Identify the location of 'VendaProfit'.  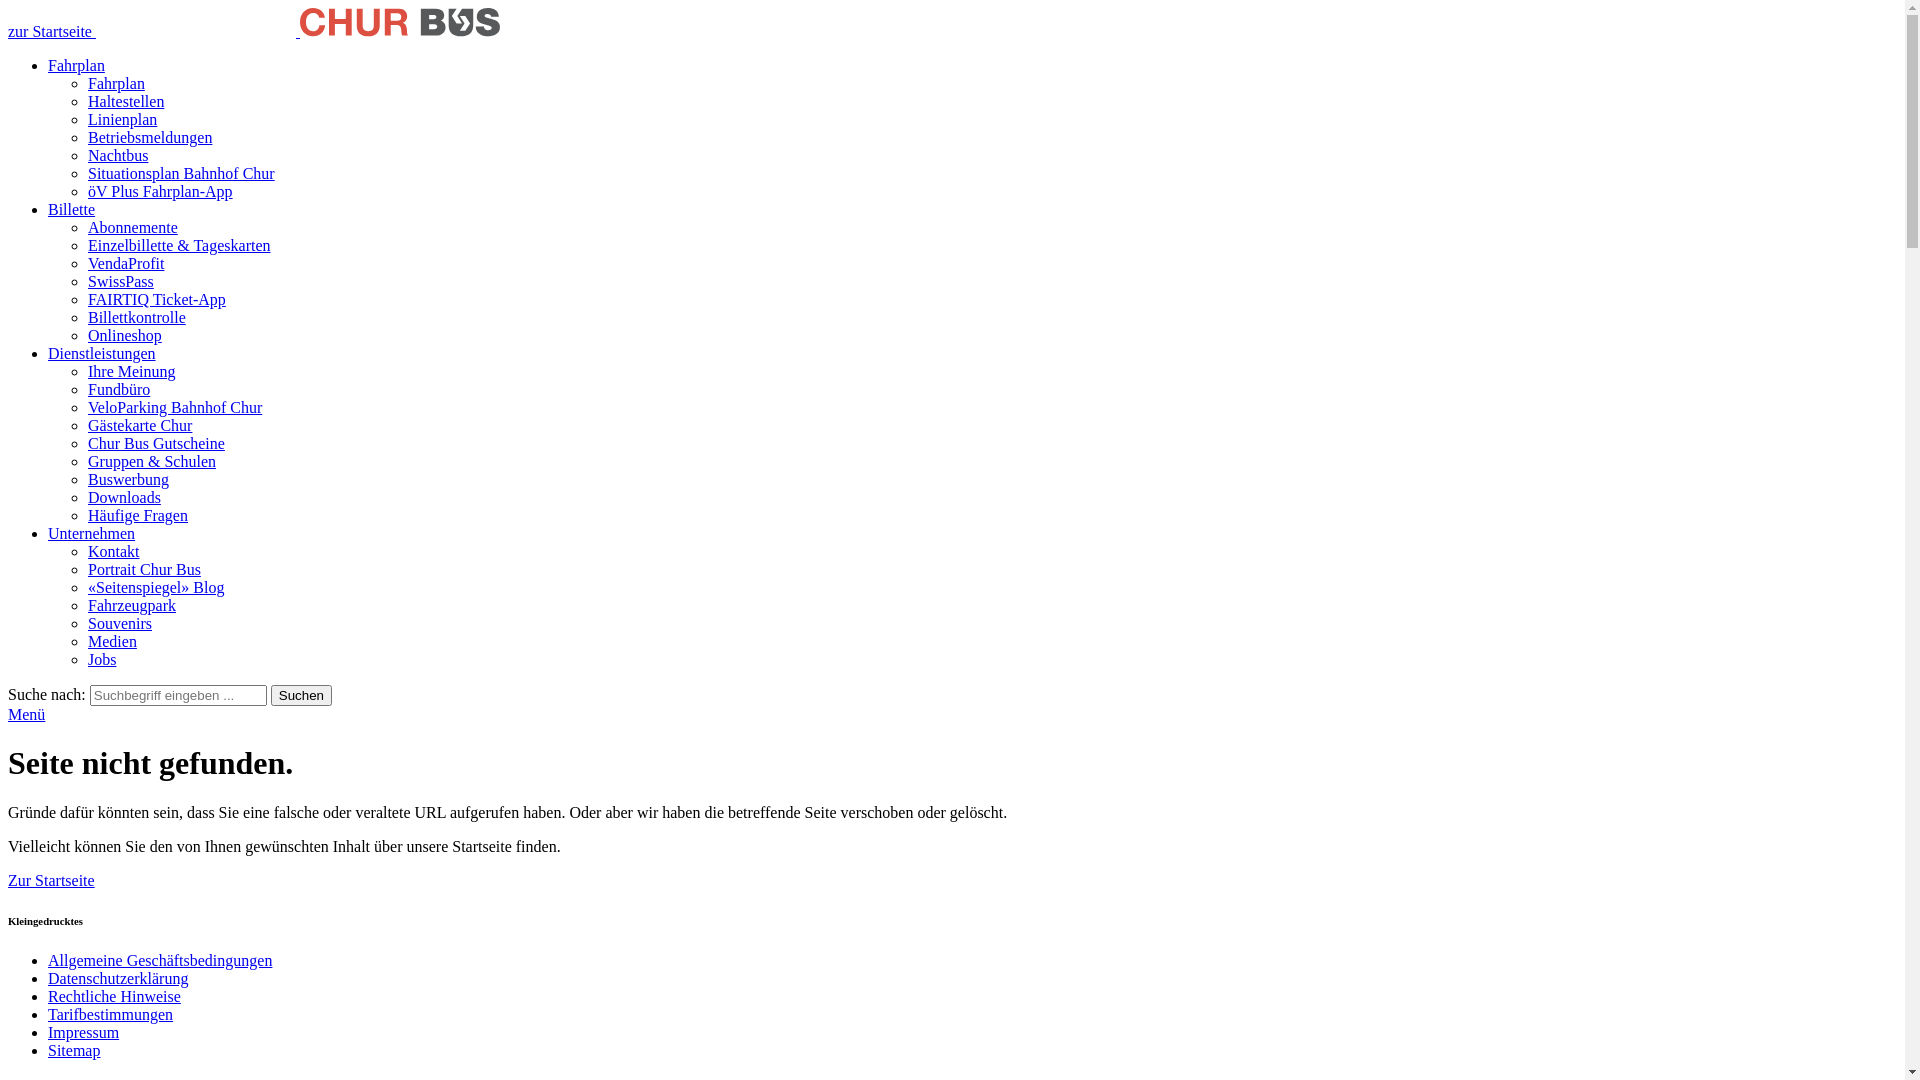
(124, 262).